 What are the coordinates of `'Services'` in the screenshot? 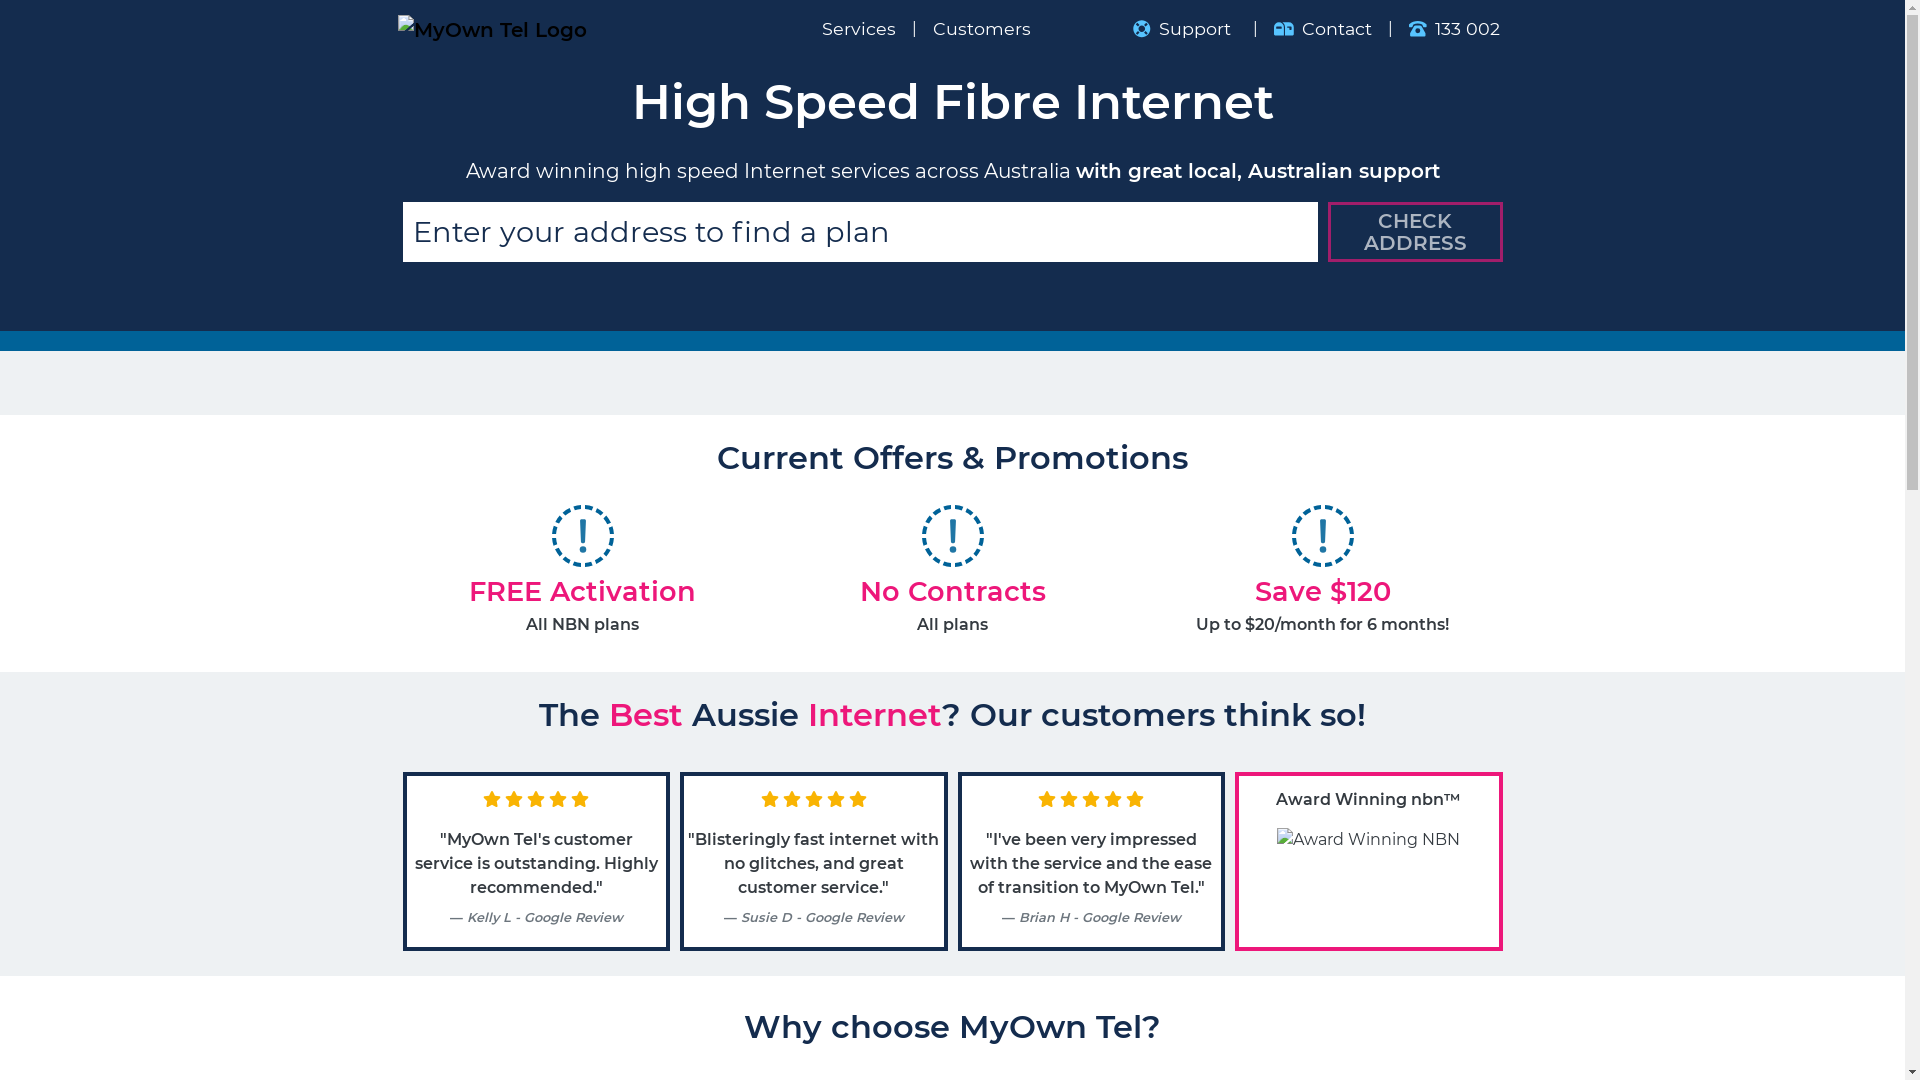 It's located at (844, 29).